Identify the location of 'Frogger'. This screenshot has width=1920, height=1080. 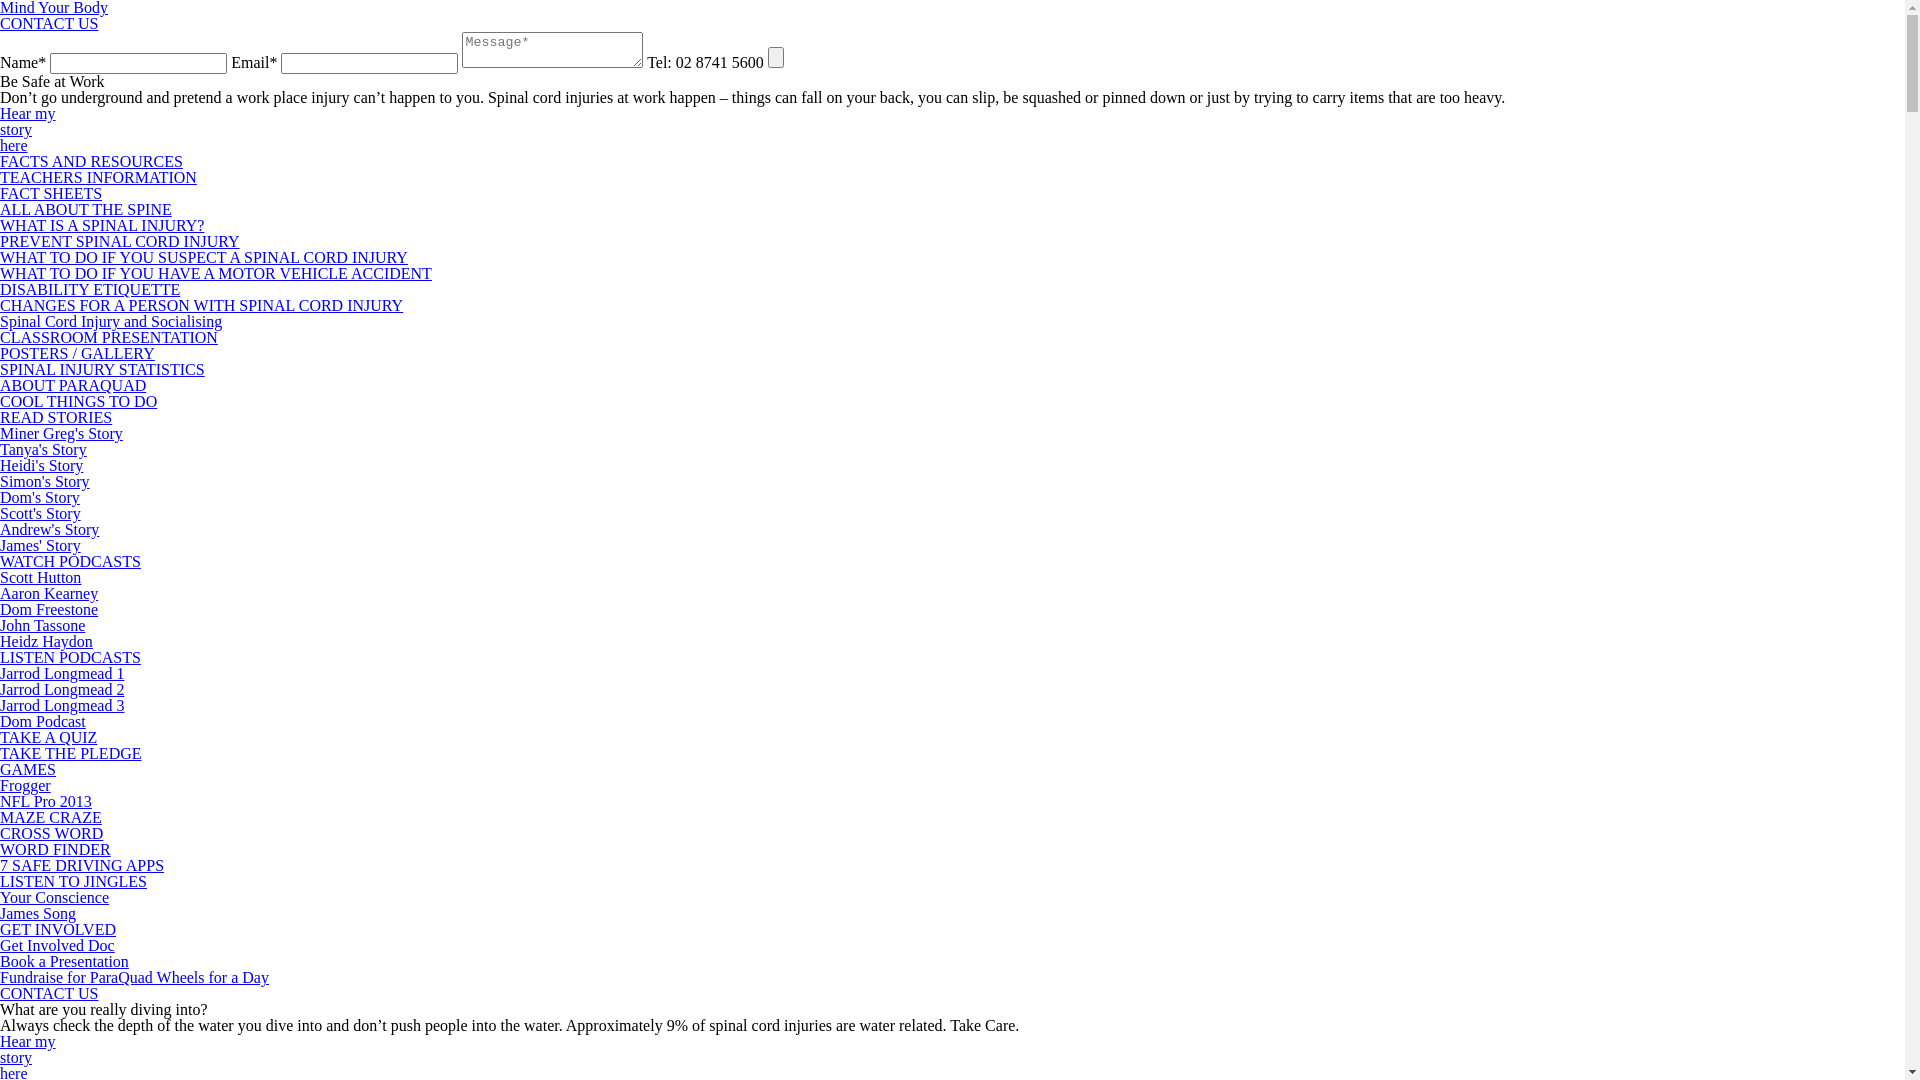
(25, 784).